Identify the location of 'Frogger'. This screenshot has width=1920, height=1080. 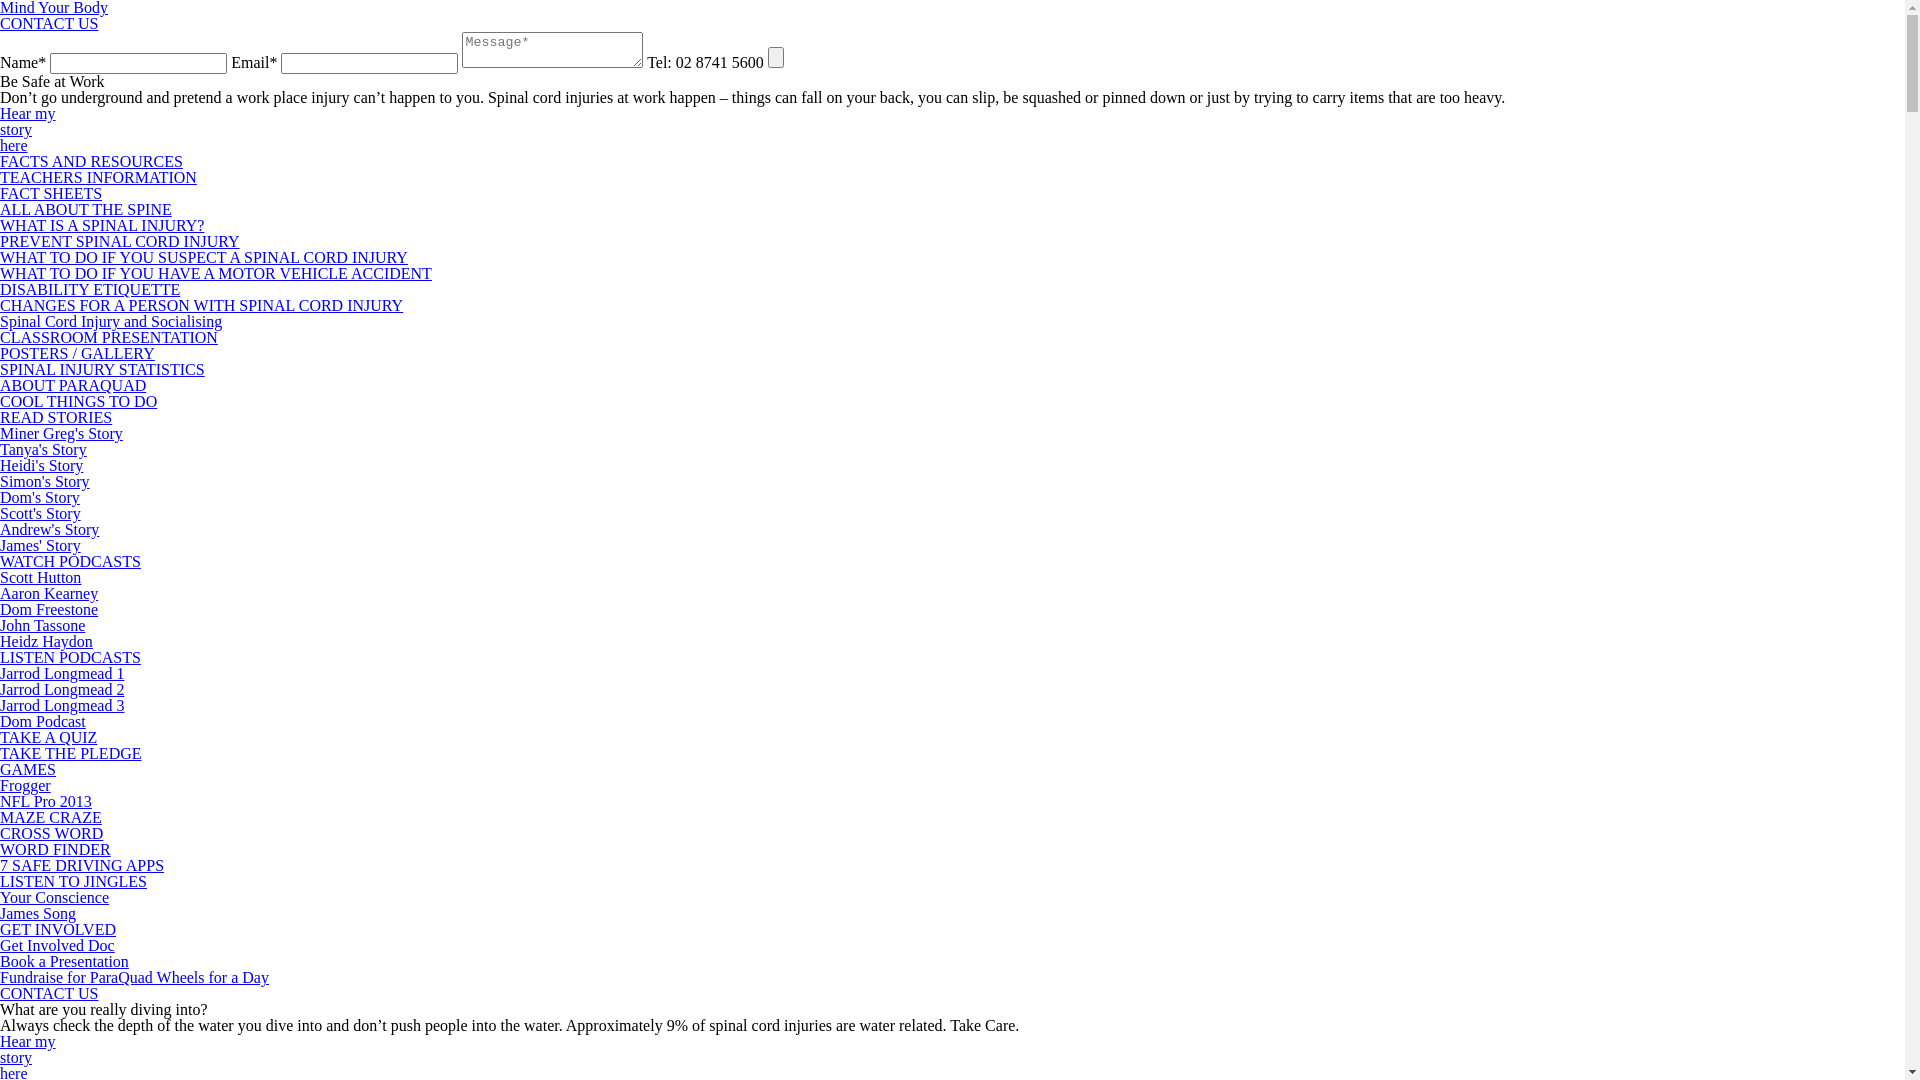
(25, 784).